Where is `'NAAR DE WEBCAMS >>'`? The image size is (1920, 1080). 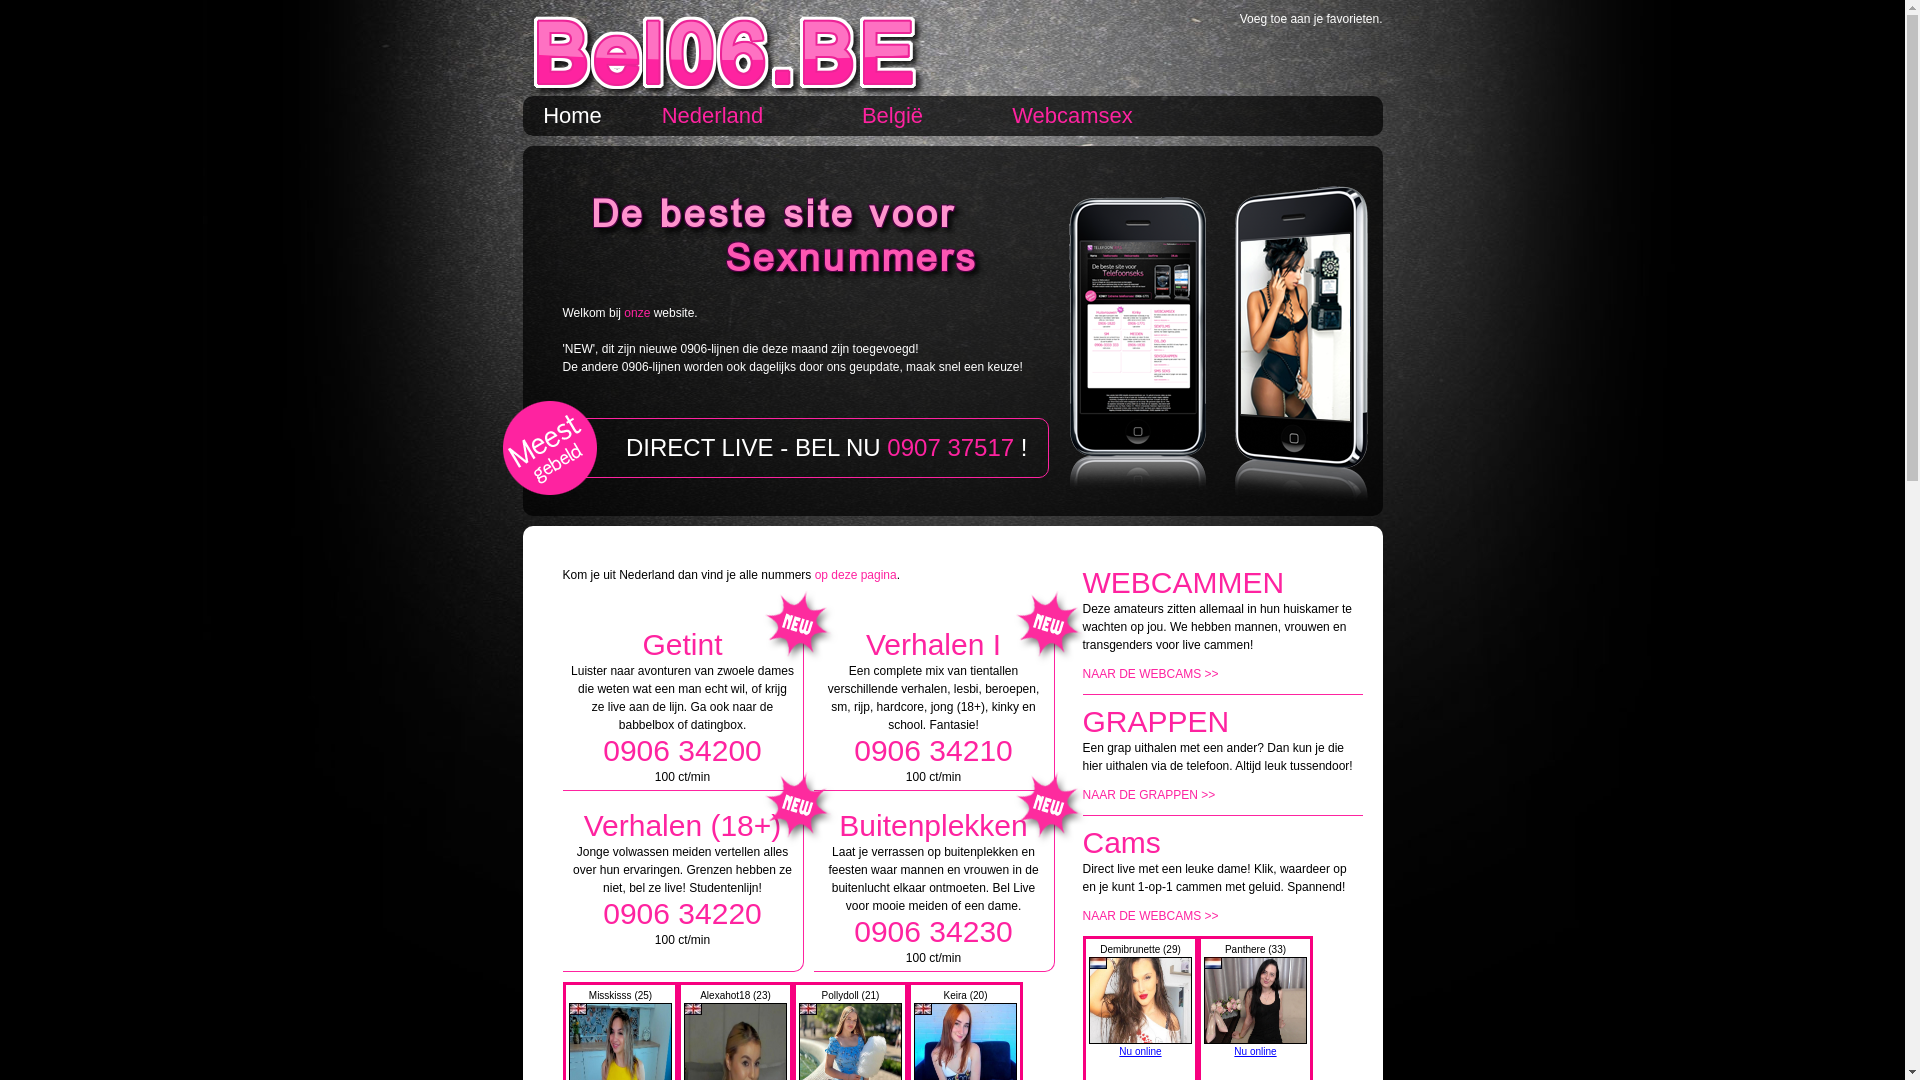 'NAAR DE WEBCAMS >>' is located at coordinates (1150, 915).